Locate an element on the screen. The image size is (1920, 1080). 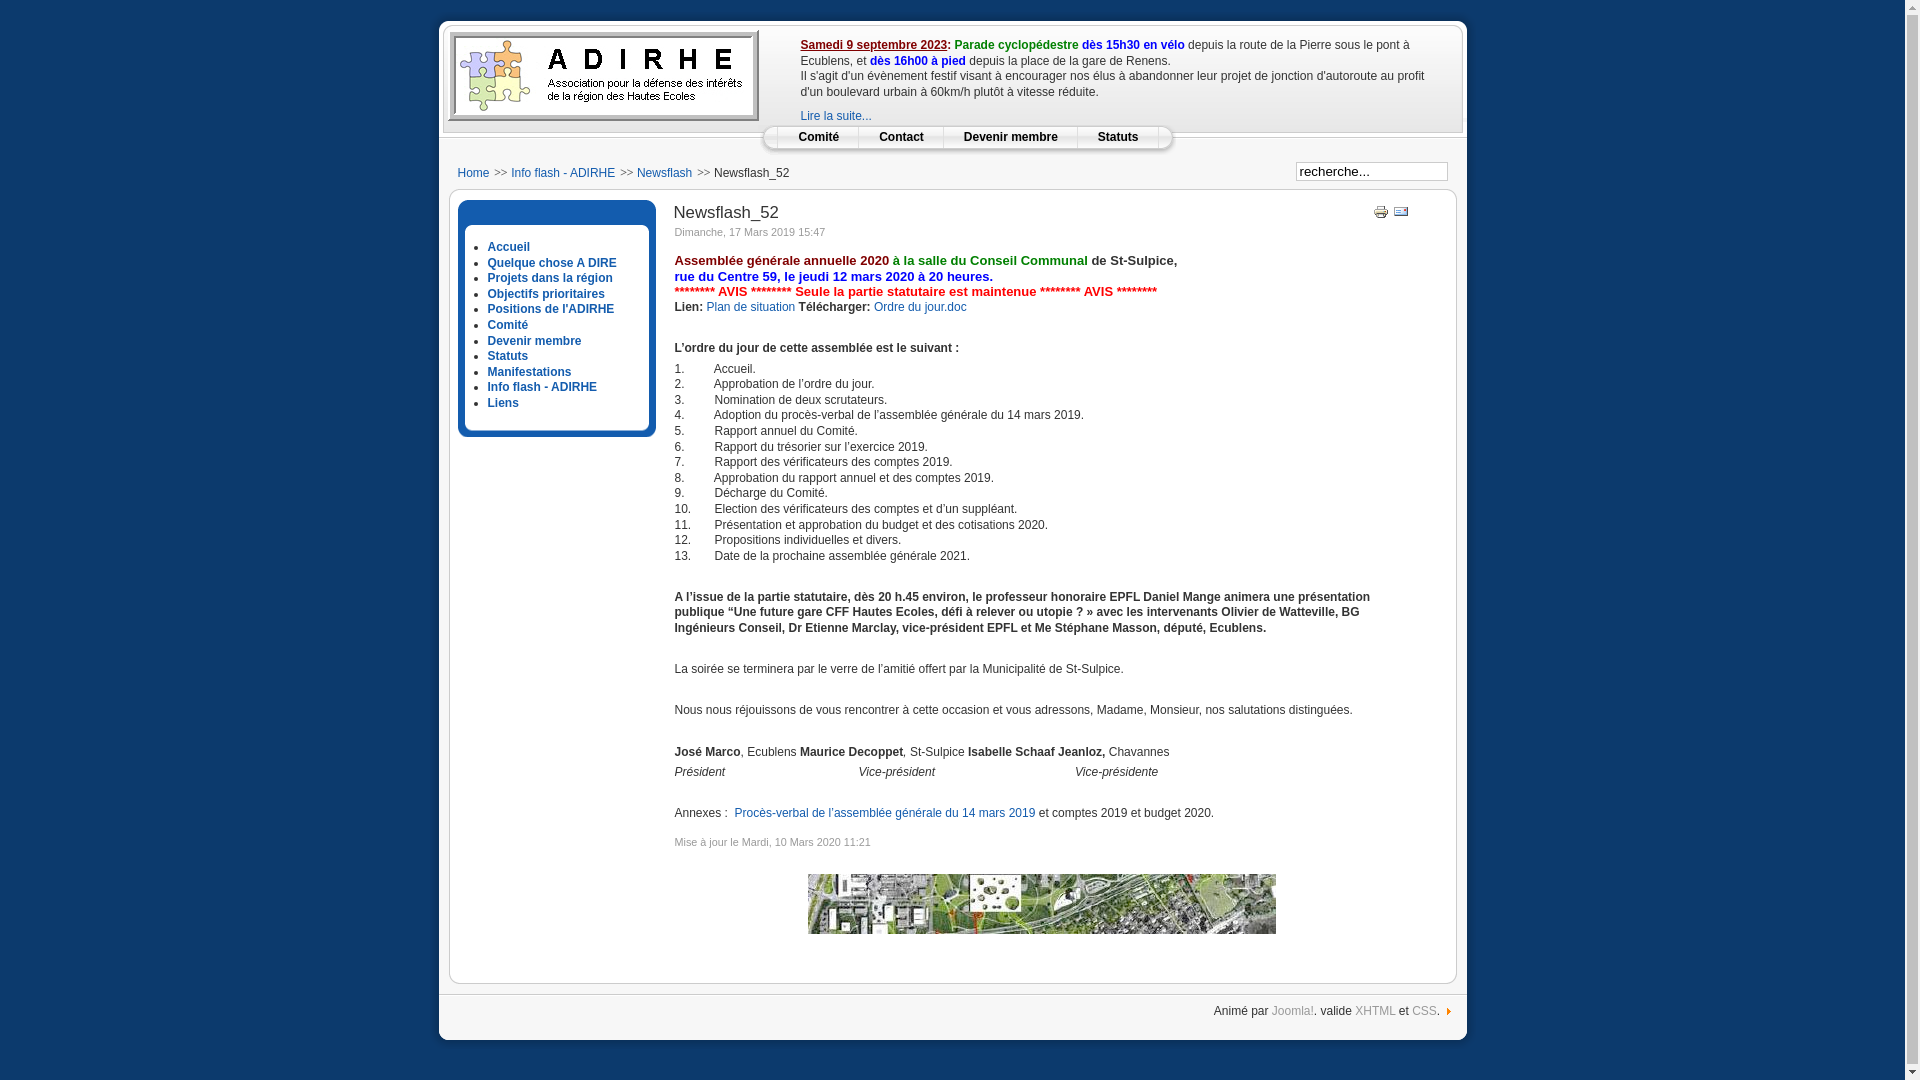
'Lire la suite...' is located at coordinates (835, 115).